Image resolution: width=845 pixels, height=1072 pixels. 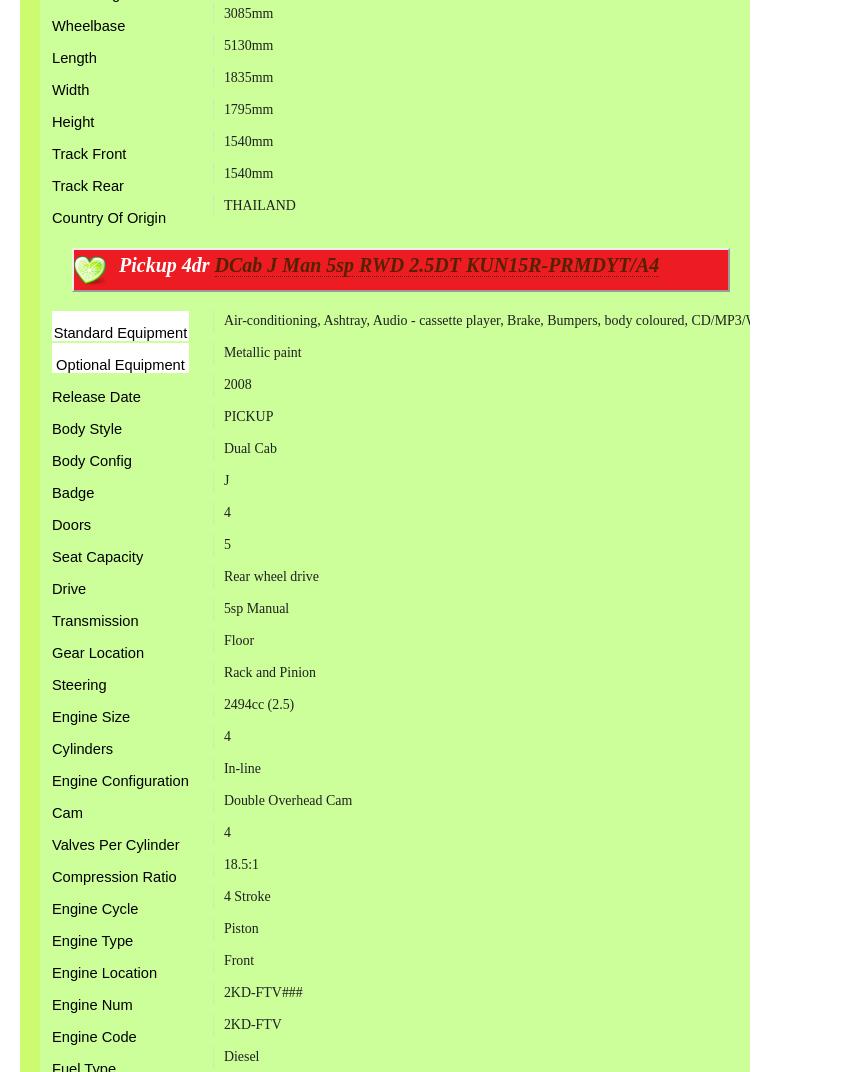 What do you see at coordinates (248, 447) in the screenshot?
I see `'Dual Cab'` at bounding box center [248, 447].